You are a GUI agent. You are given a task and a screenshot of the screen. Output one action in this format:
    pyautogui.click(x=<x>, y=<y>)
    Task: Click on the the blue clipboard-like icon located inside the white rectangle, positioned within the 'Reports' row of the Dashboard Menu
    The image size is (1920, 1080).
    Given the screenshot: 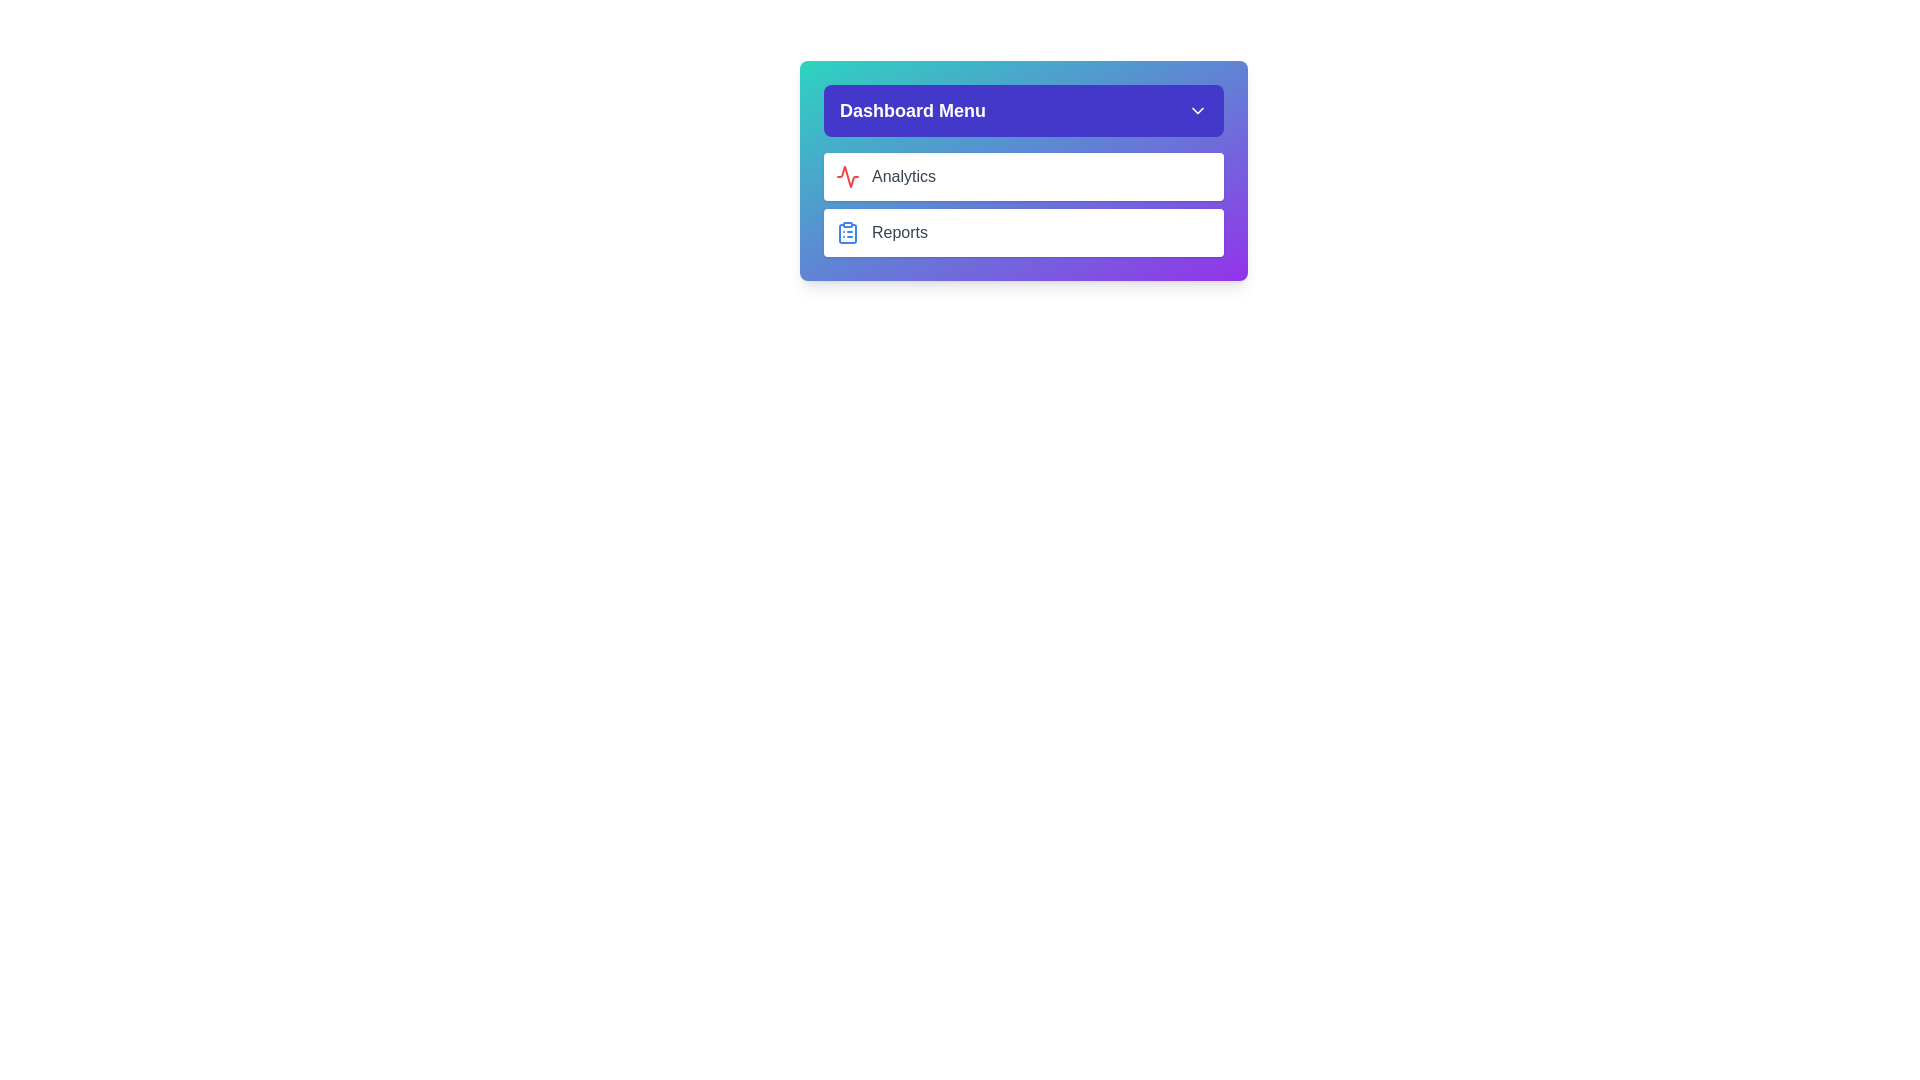 What is the action you would take?
    pyautogui.click(x=848, y=231)
    